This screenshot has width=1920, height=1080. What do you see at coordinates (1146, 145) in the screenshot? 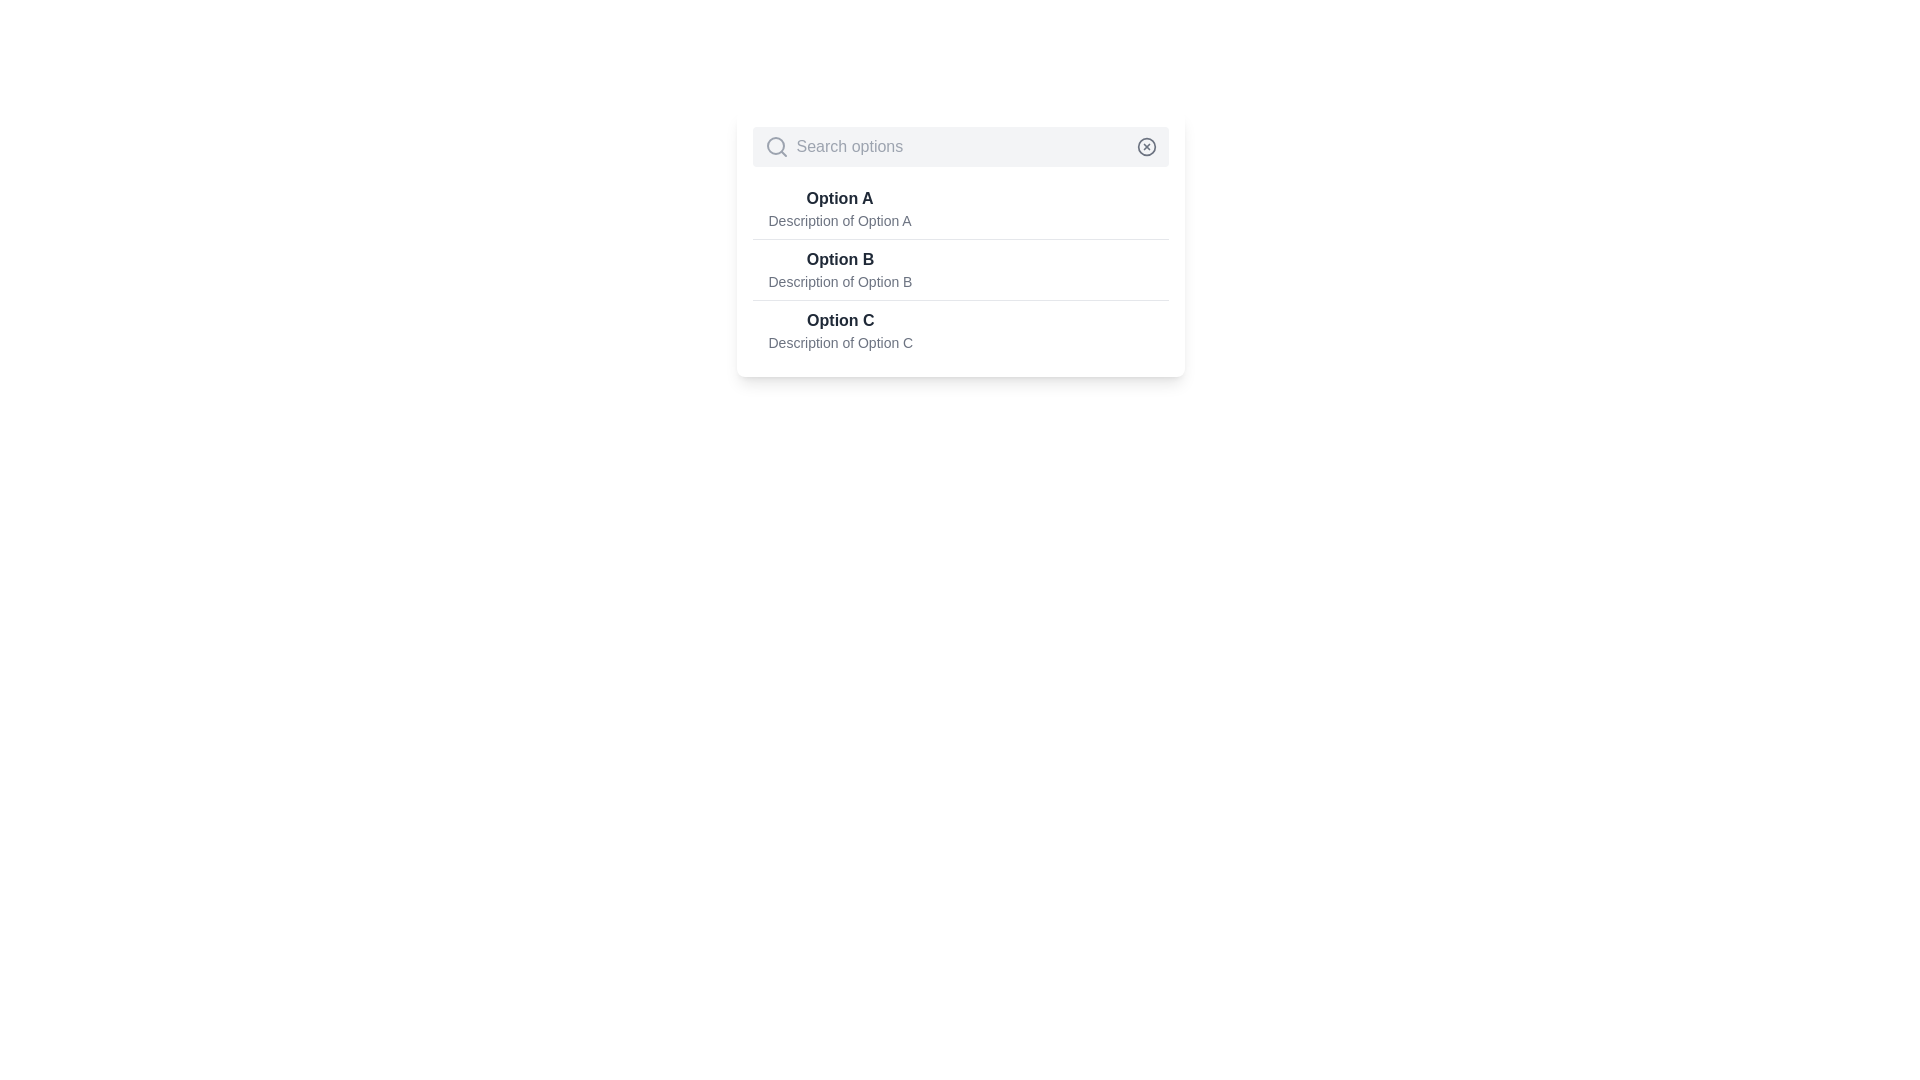
I see `the SVG circle component located in the top-right corner of the dropdown panel, which represents a close or clear operation` at bounding box center [1146, 145].